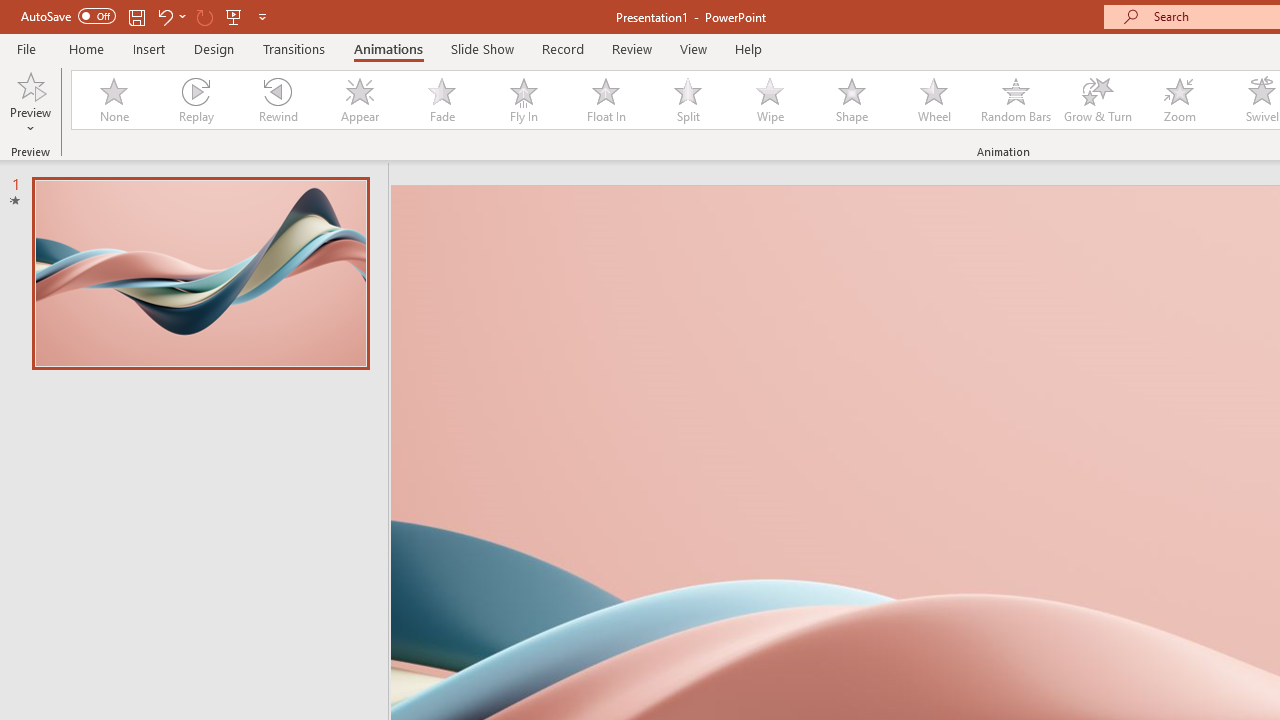 The image size is (1280, 720). What do you see at coordinates (1016, 100) in the screenshot?
I see `'Random Bars'` at bounding box center [1016, 100].